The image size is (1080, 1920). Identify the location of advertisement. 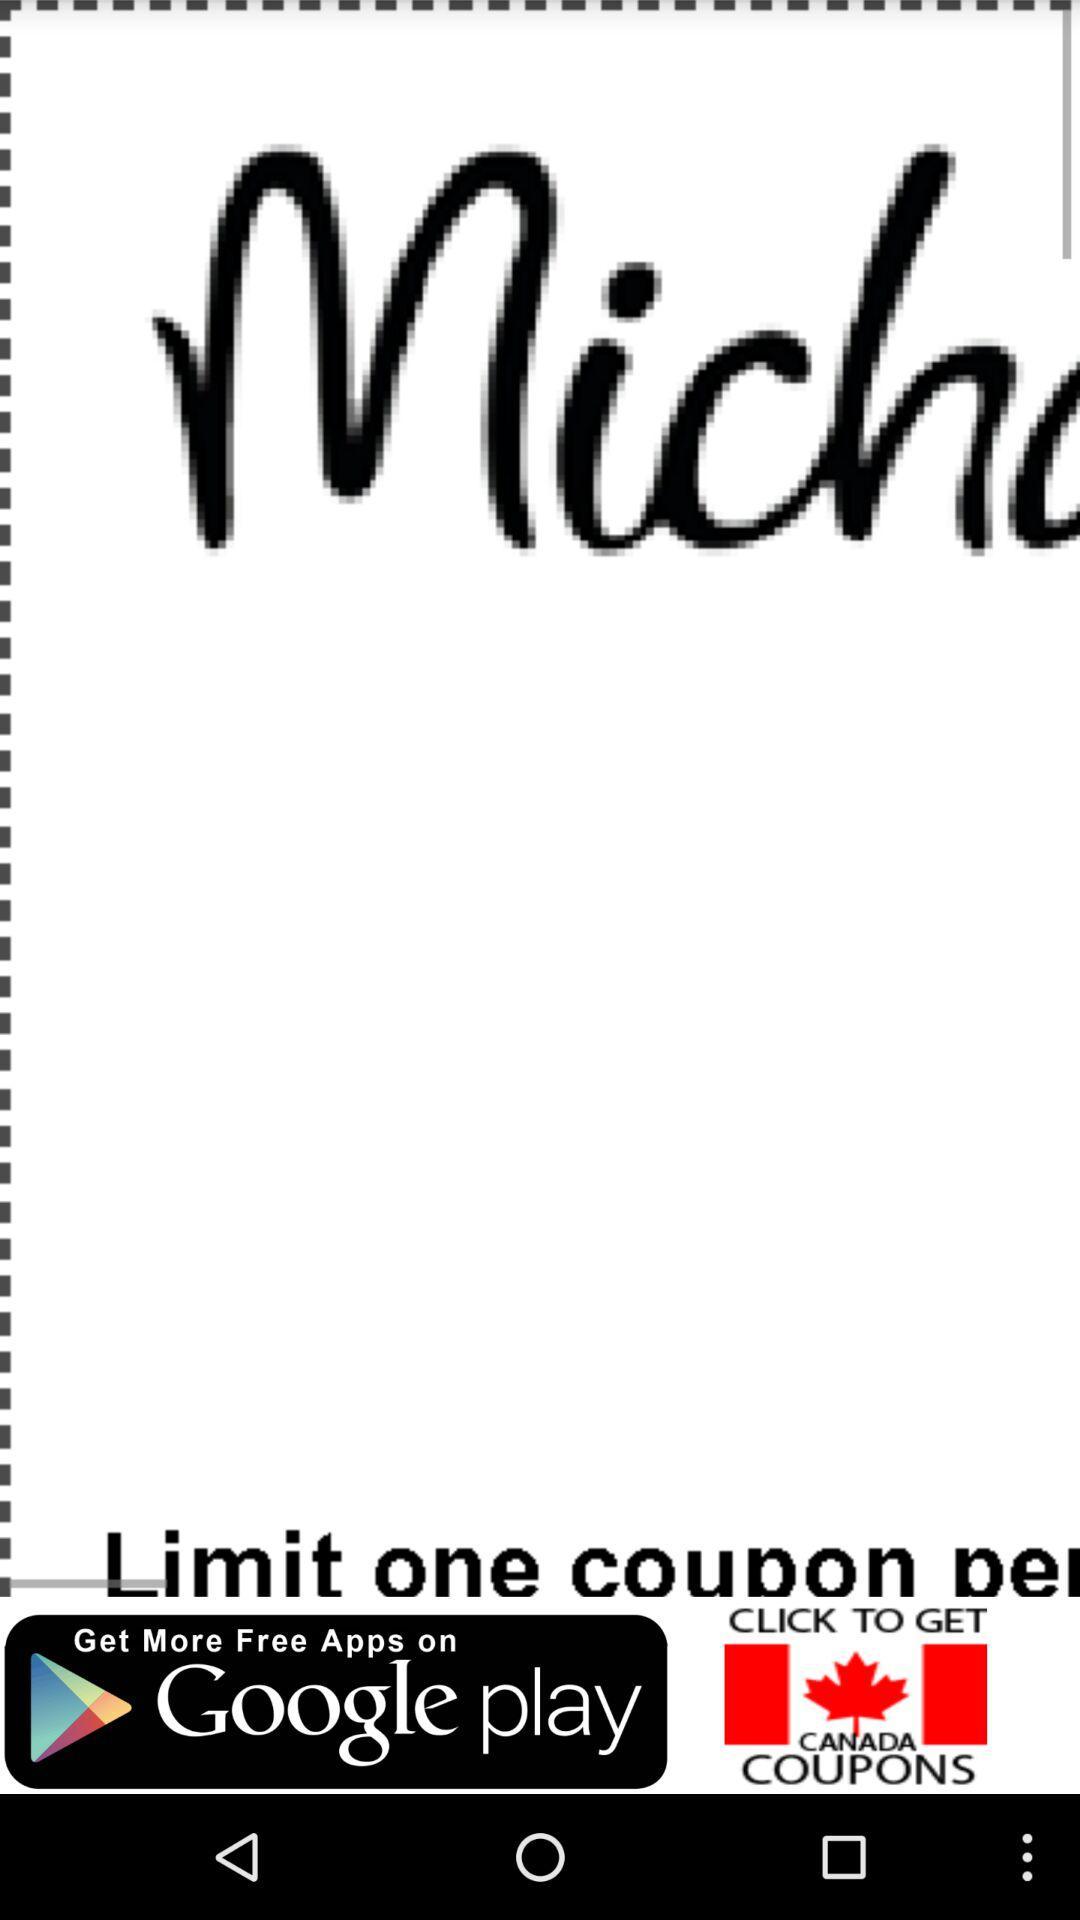
(334, 1701).